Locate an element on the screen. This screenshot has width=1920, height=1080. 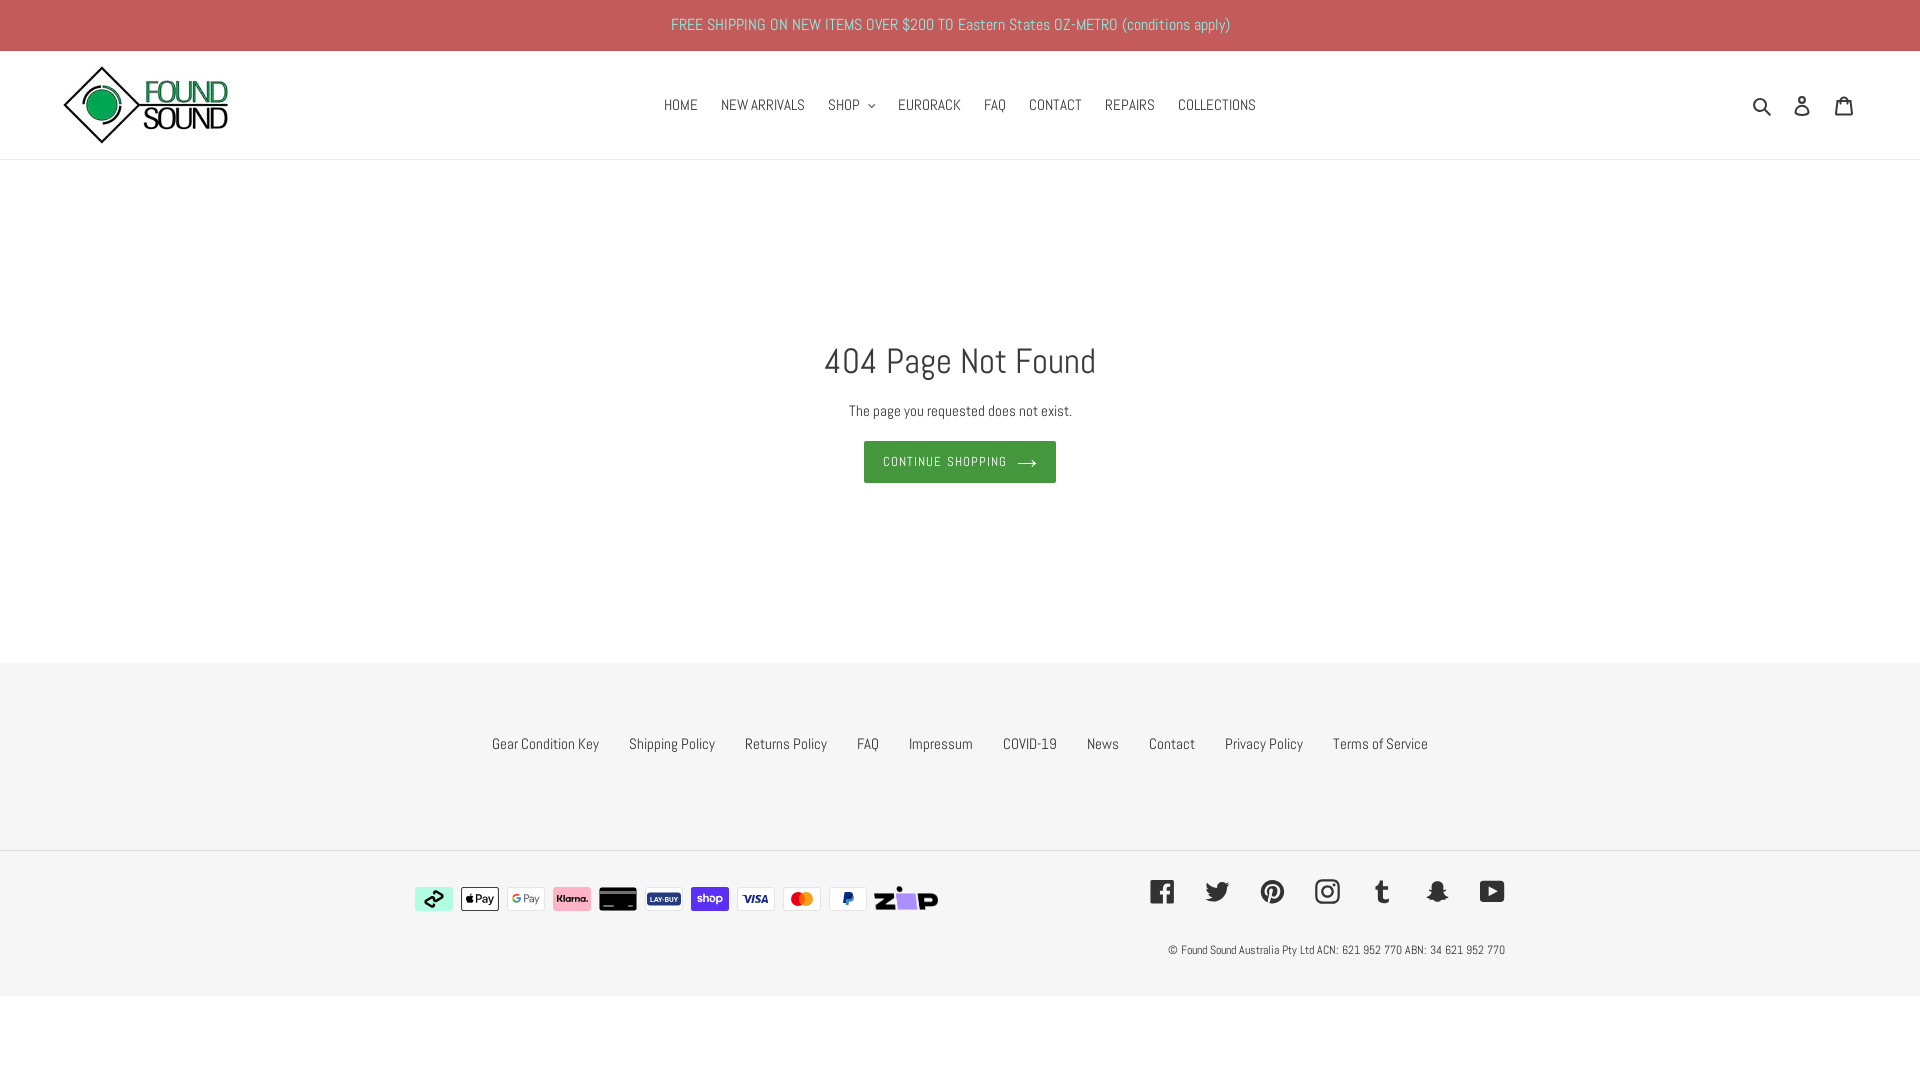
'Snapchat' is located at coordinates (1436, 890).